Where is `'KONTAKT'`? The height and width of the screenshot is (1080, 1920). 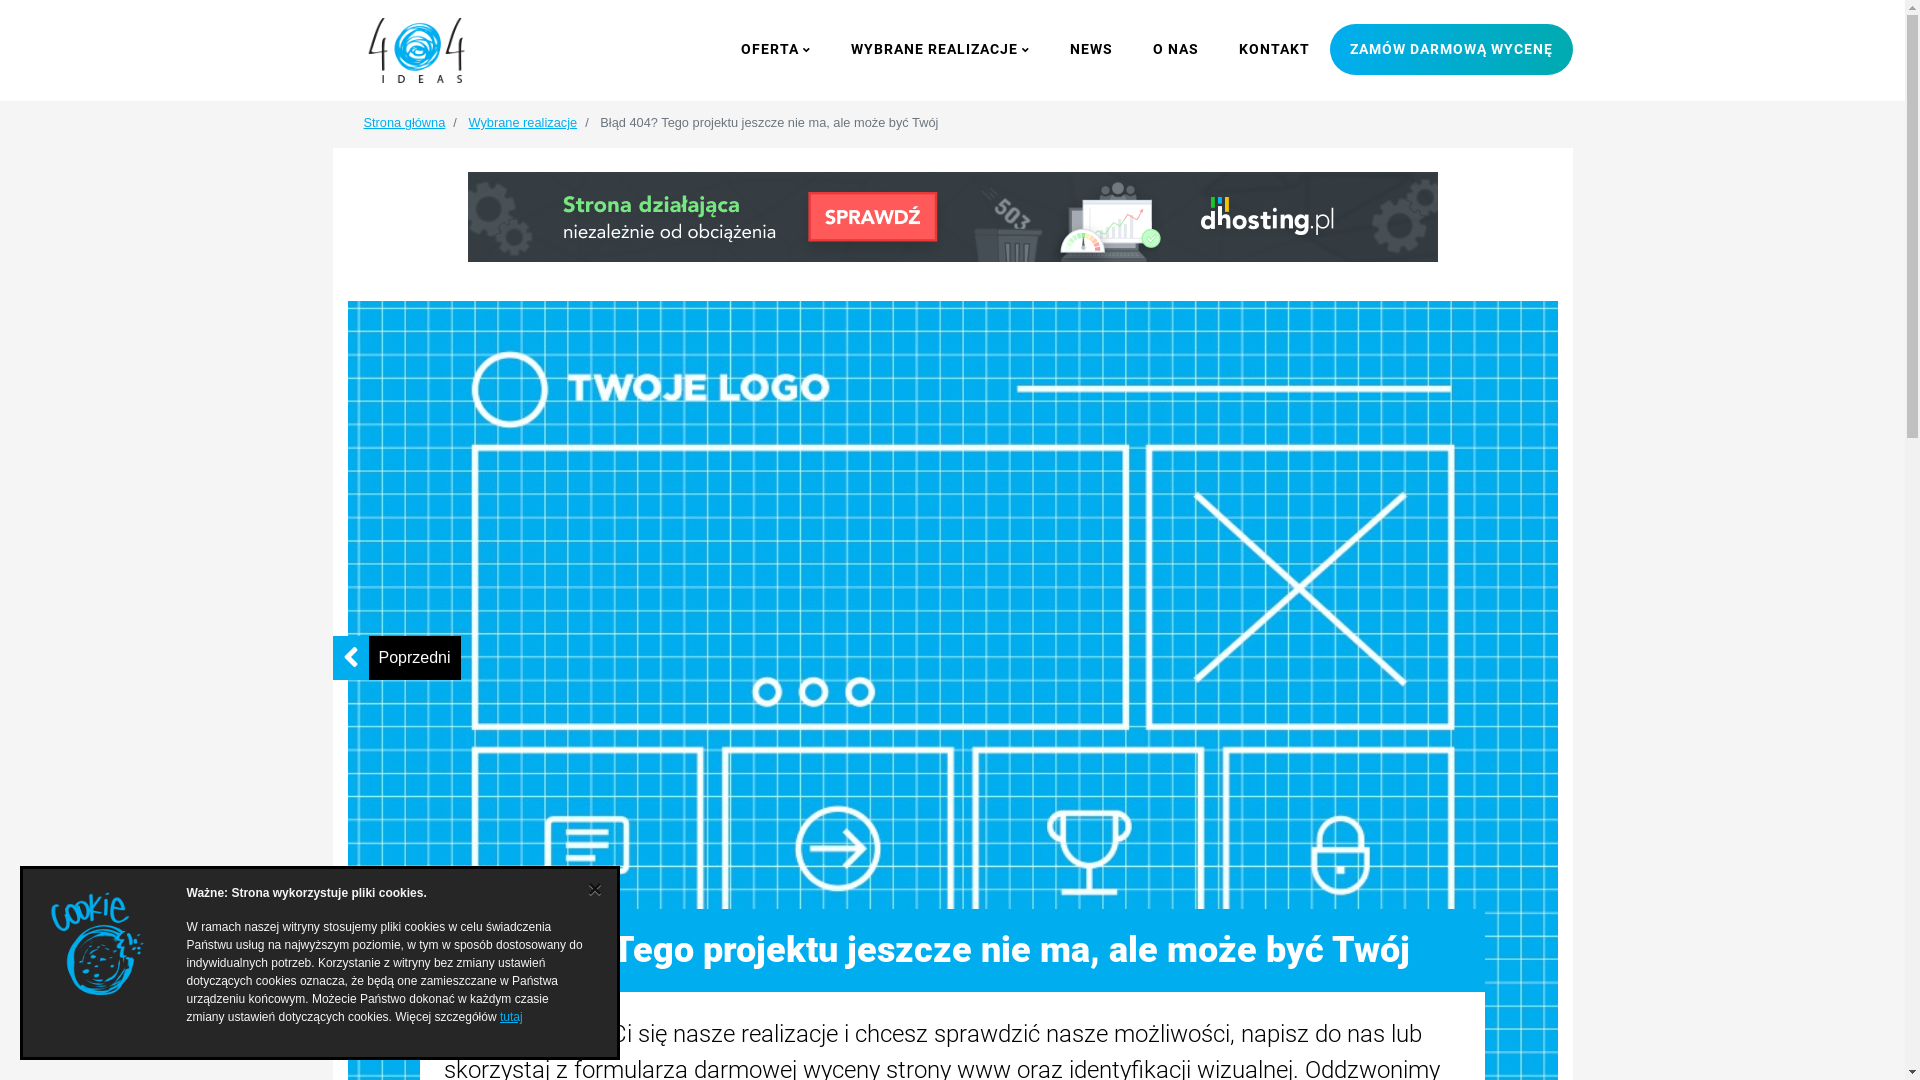
'KONTAKT' is located at coordinates (1217, 48).